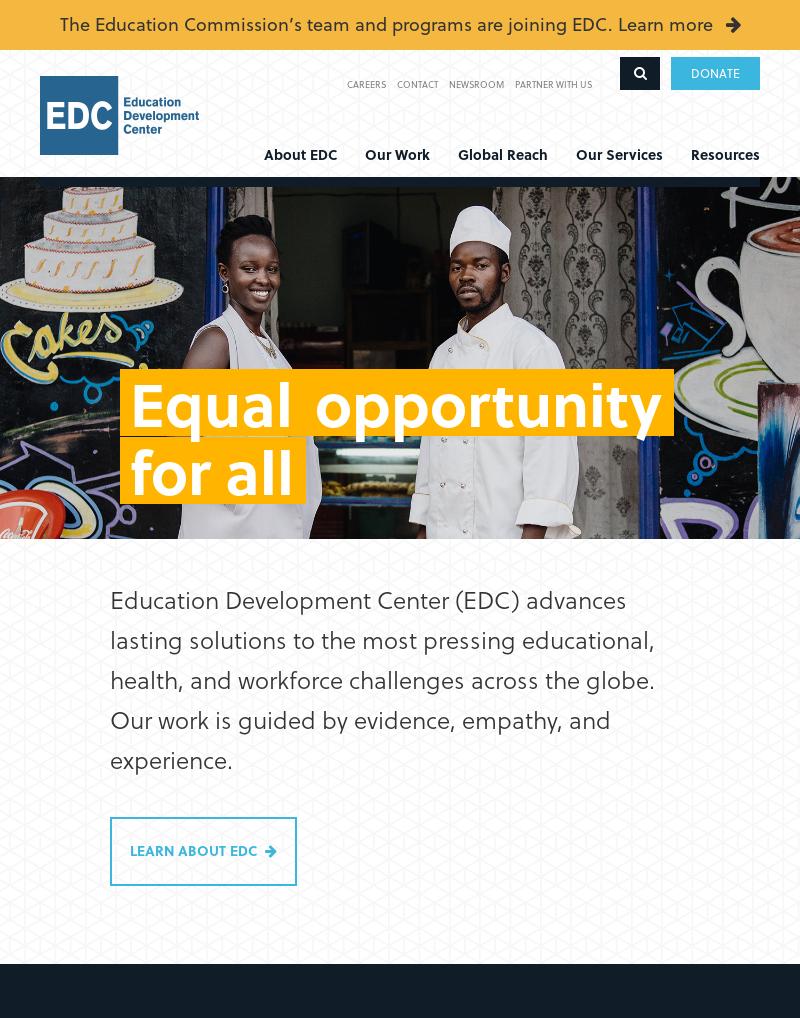 This screenshot has width=800, height=1018. Describe the element at coordinates (457, 330) in the screenshot. I see `'Middle East'` at that location.